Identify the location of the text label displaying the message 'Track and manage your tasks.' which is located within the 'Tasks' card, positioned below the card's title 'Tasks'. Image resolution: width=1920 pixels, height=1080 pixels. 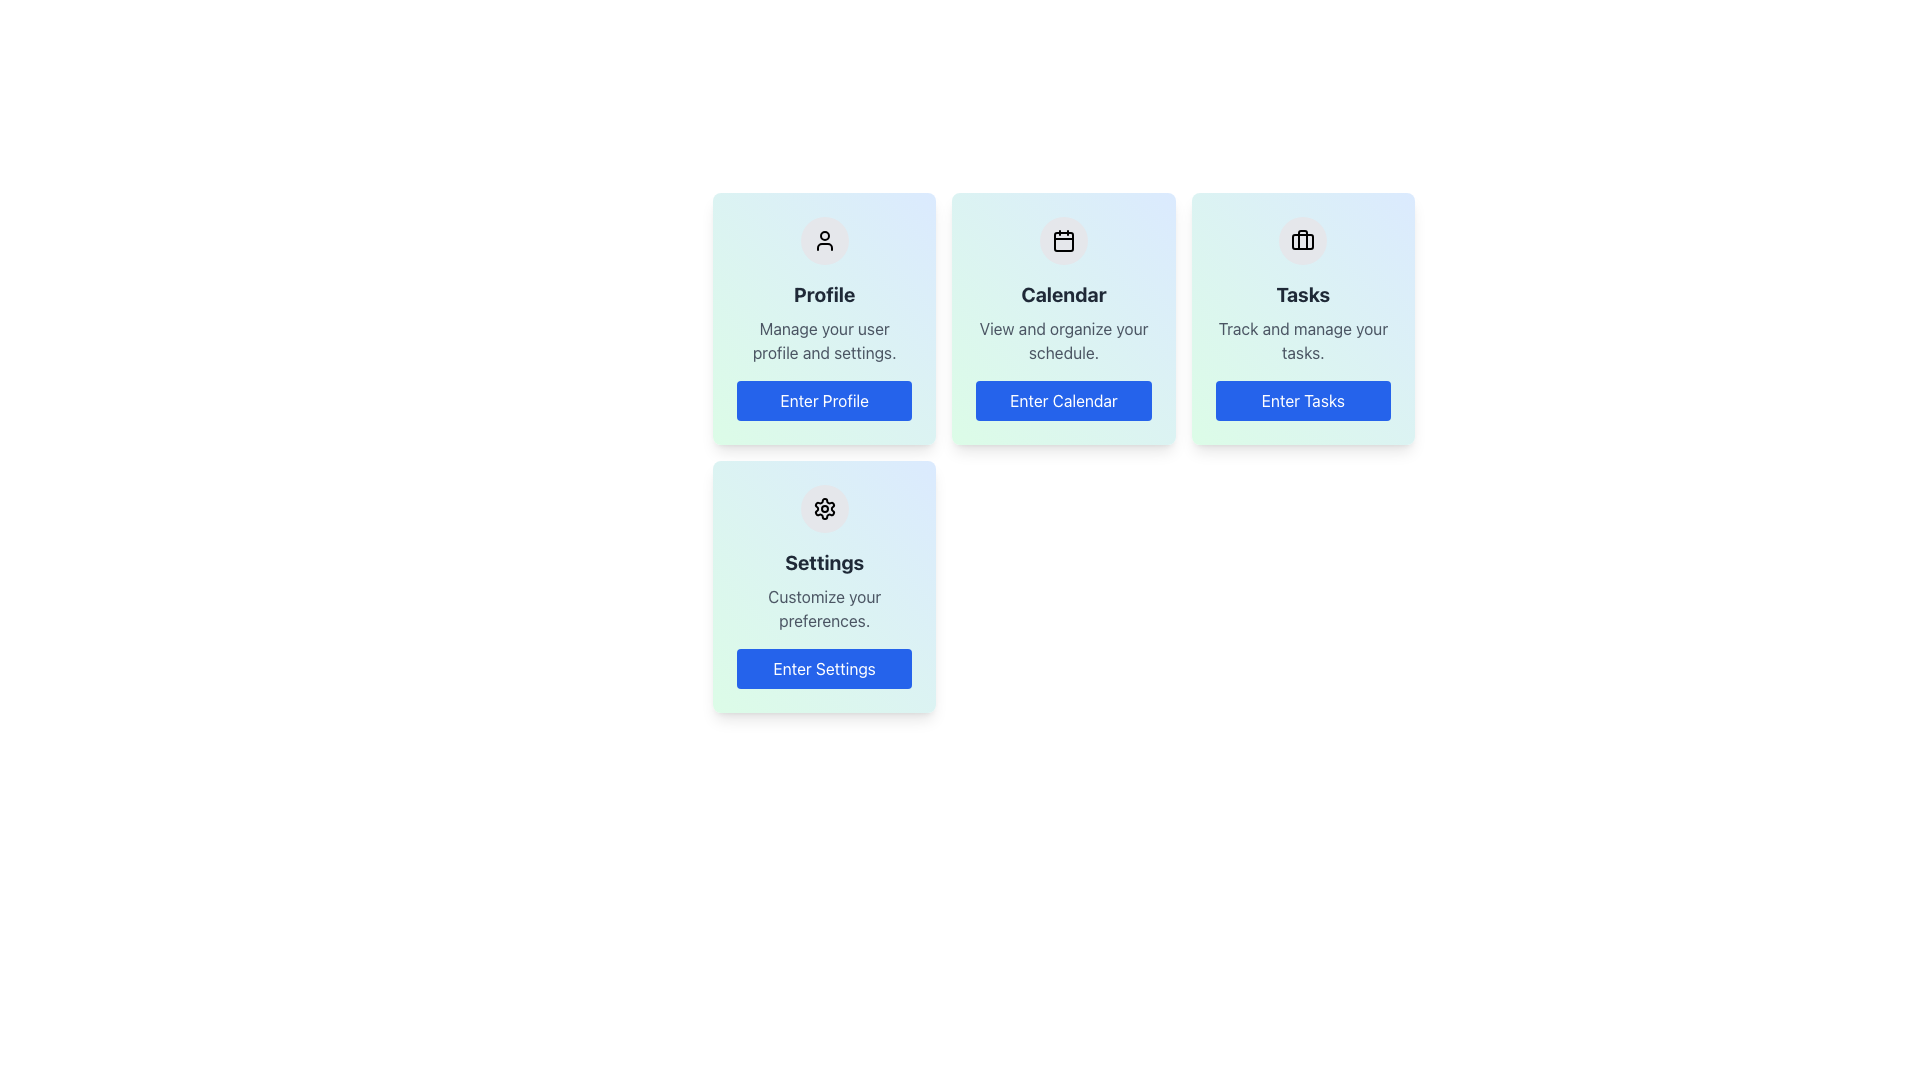
(1303, 339).